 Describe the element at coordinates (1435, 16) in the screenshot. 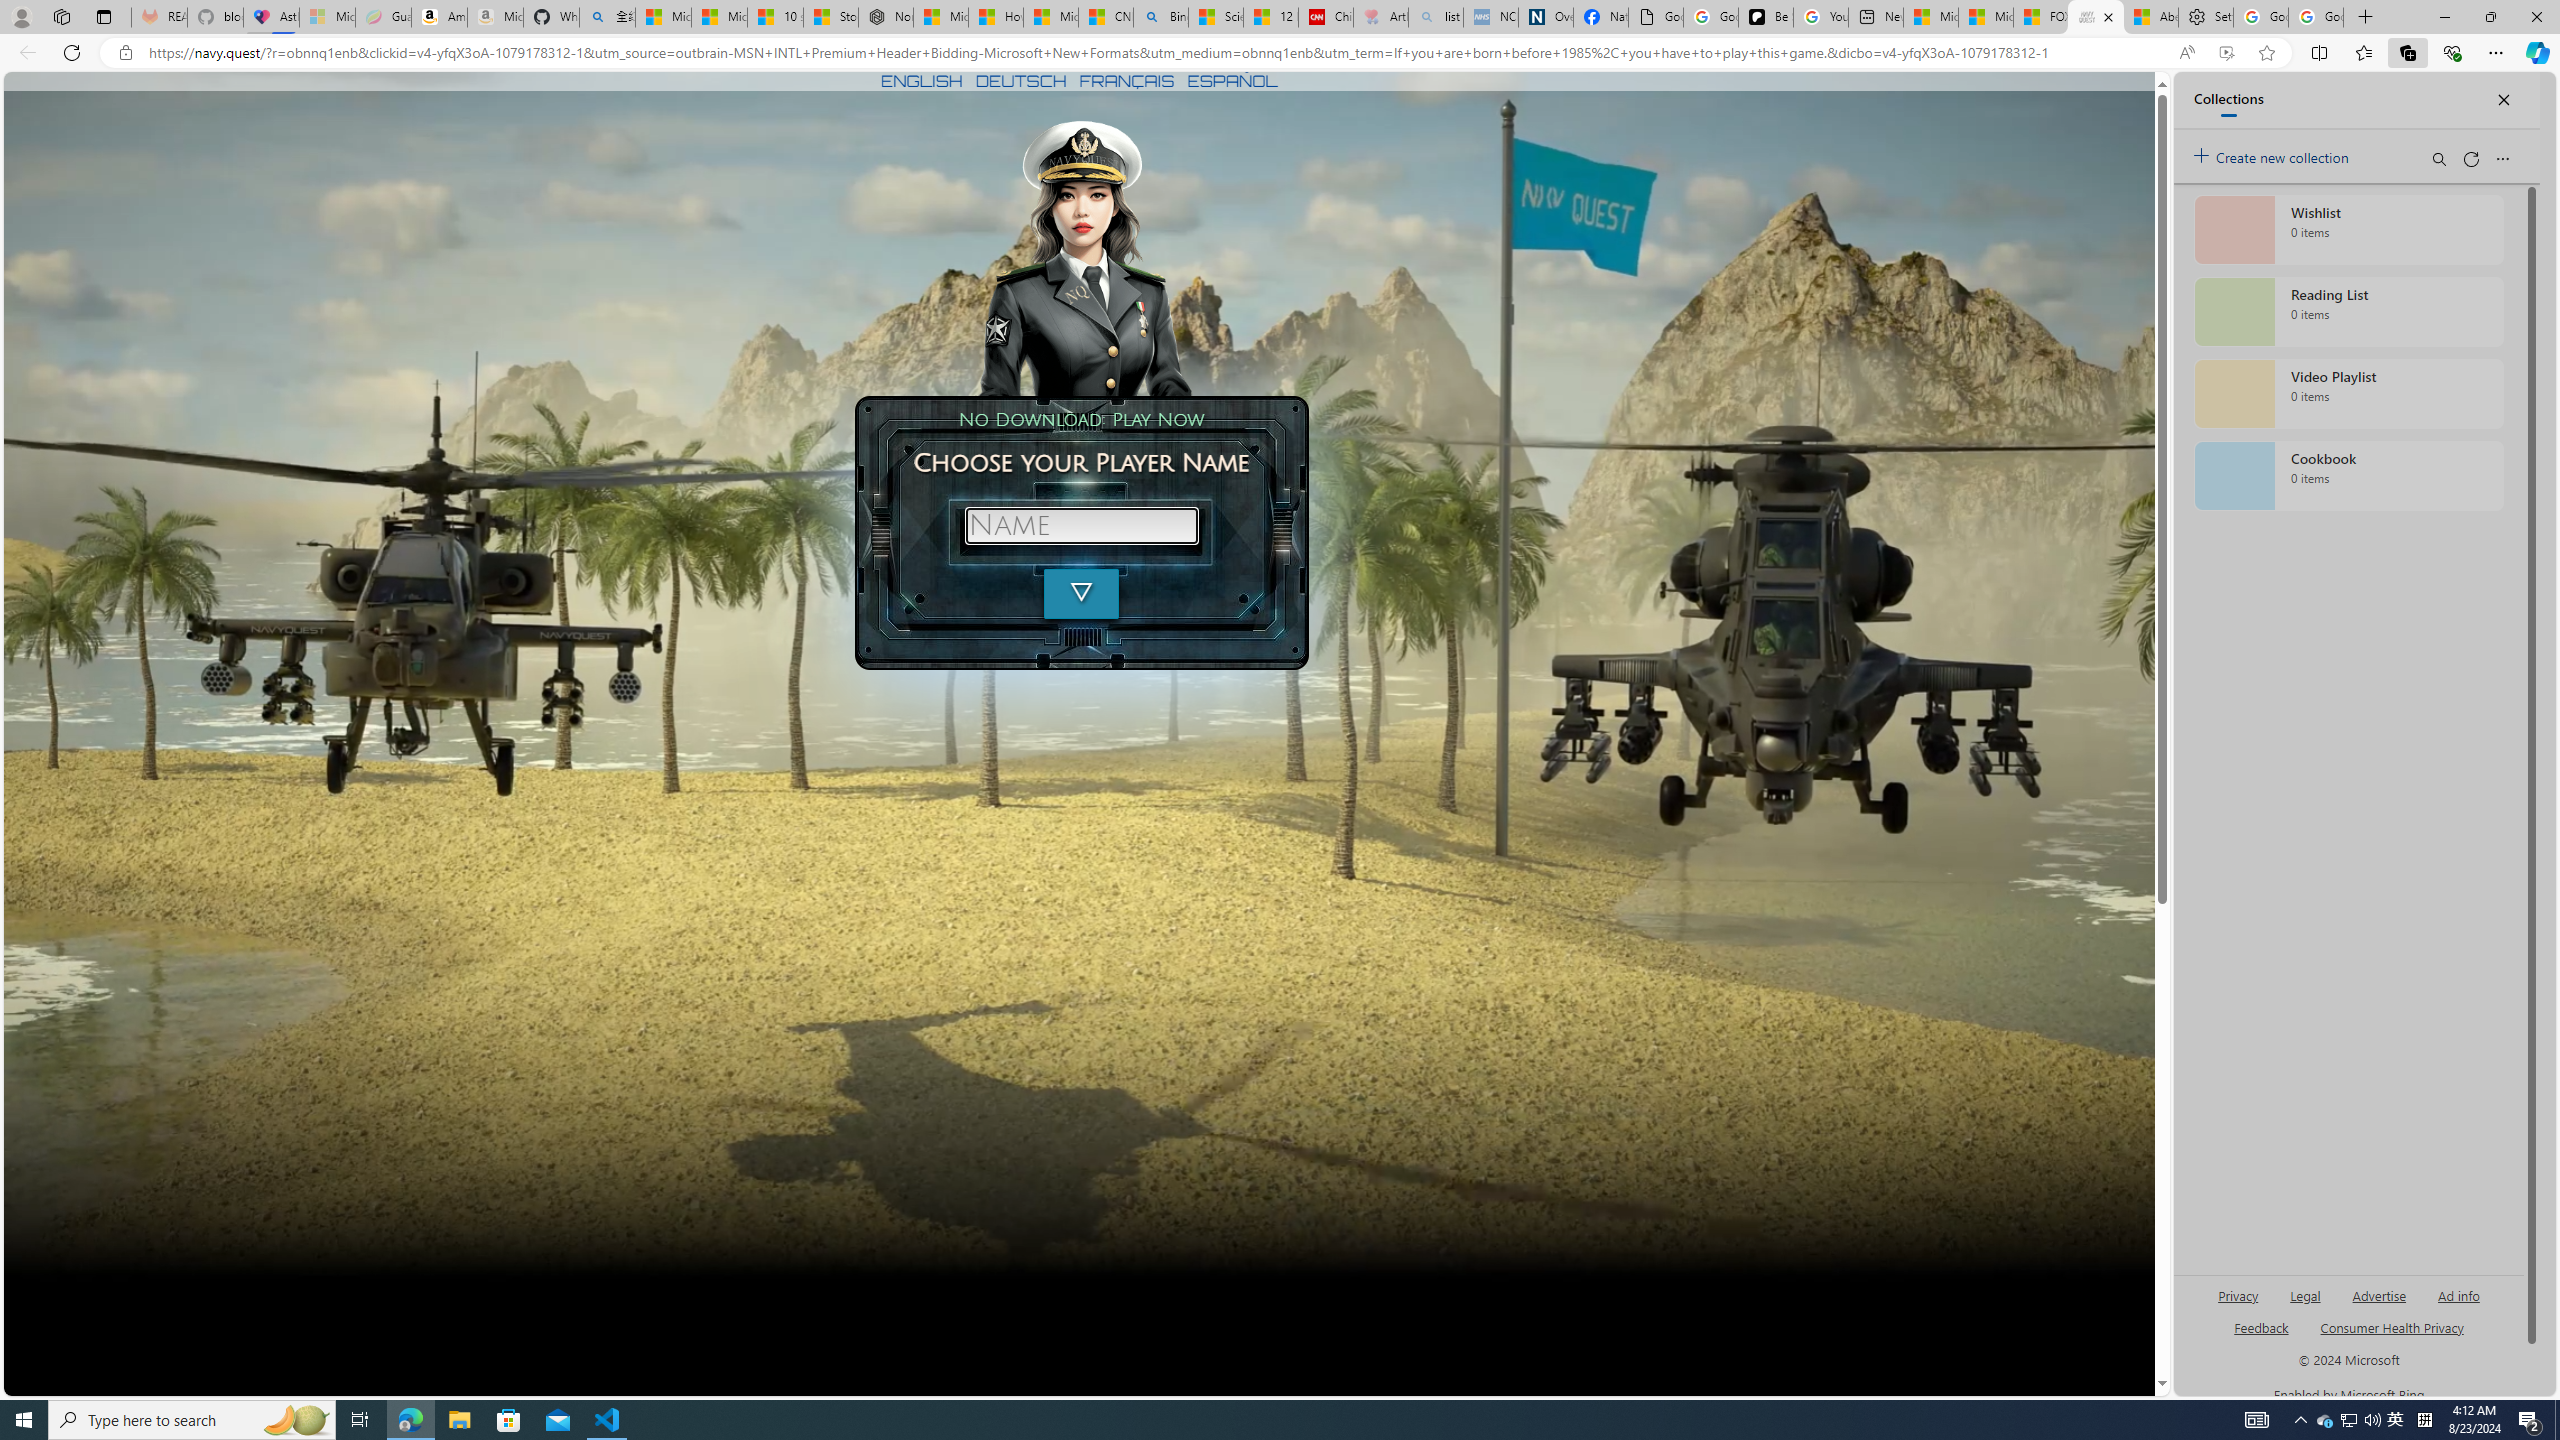

I see `'list of asthma inhalers uk - Search - Sleeping'` at that location.